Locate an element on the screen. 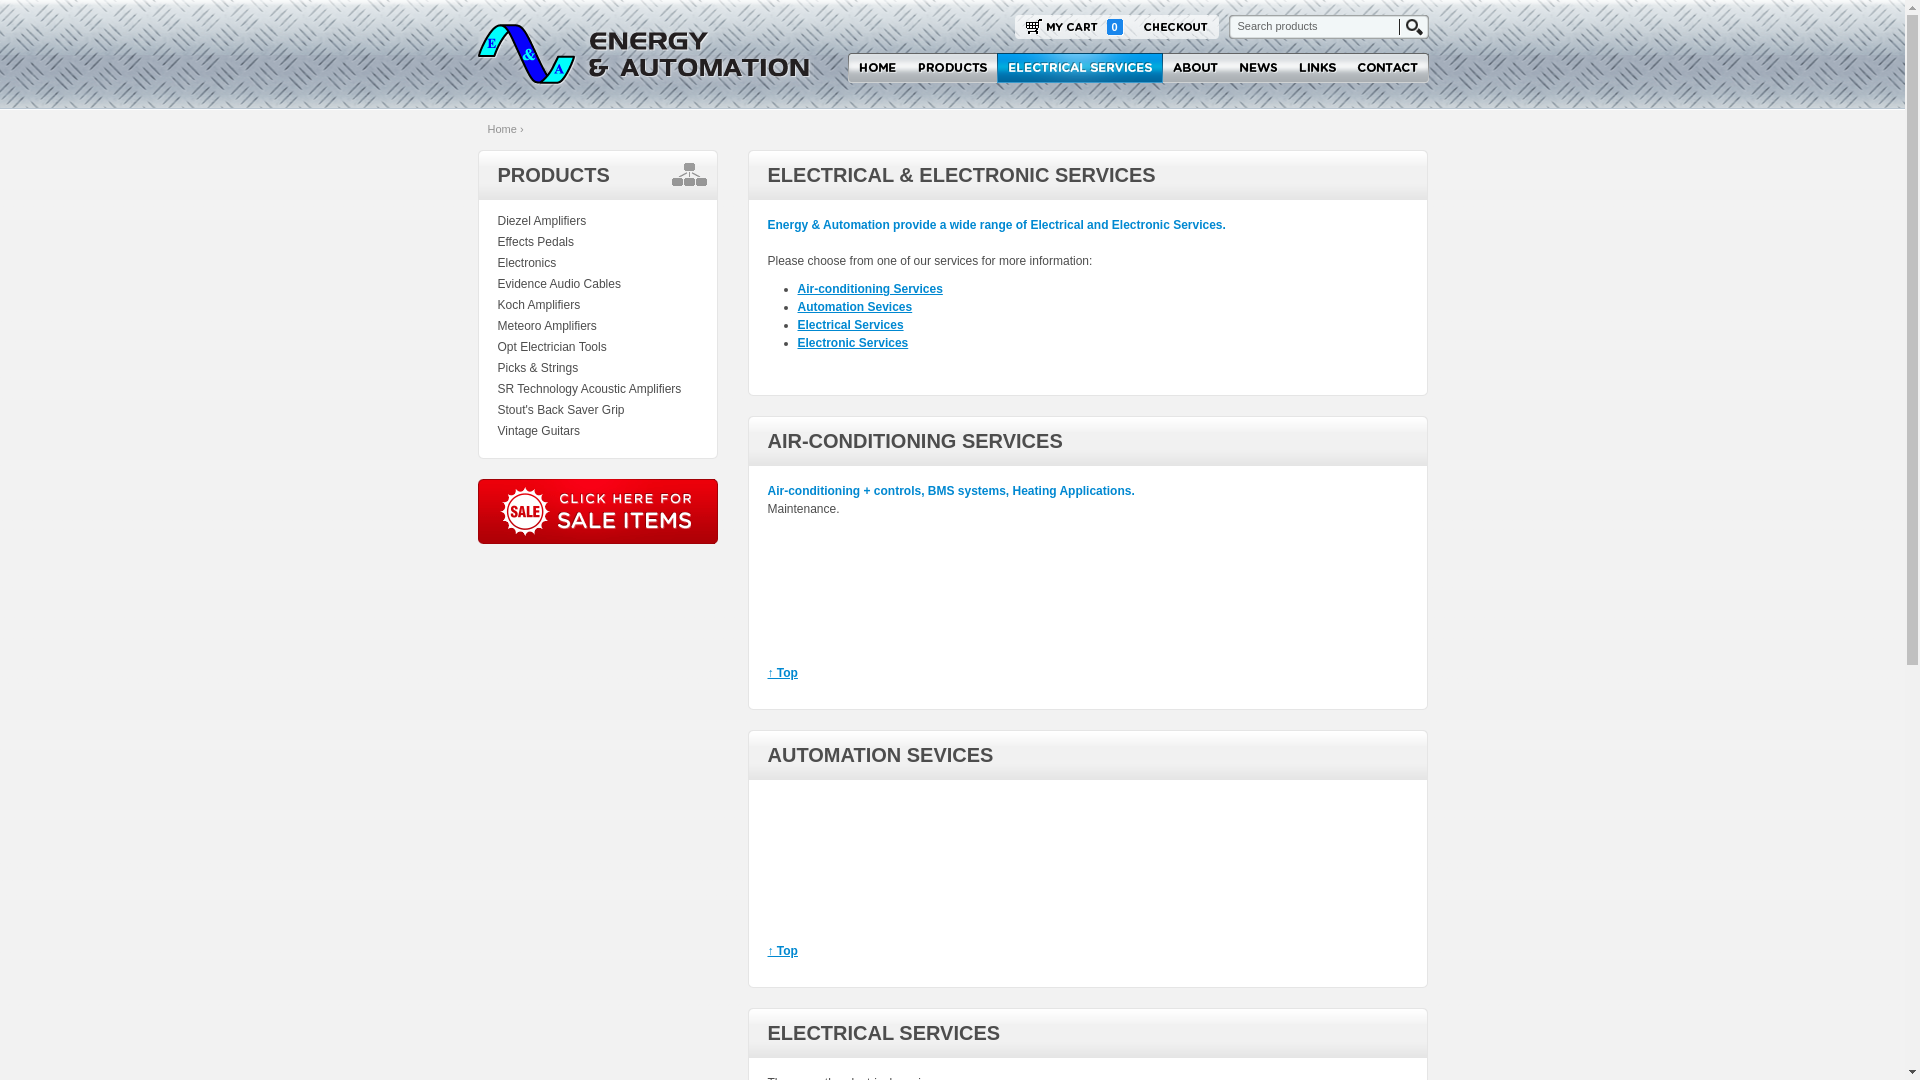 Image resolution: width=1920 pixels, height=1080 pixels. 'Electronic Services' is located at coordinates (796, 342).